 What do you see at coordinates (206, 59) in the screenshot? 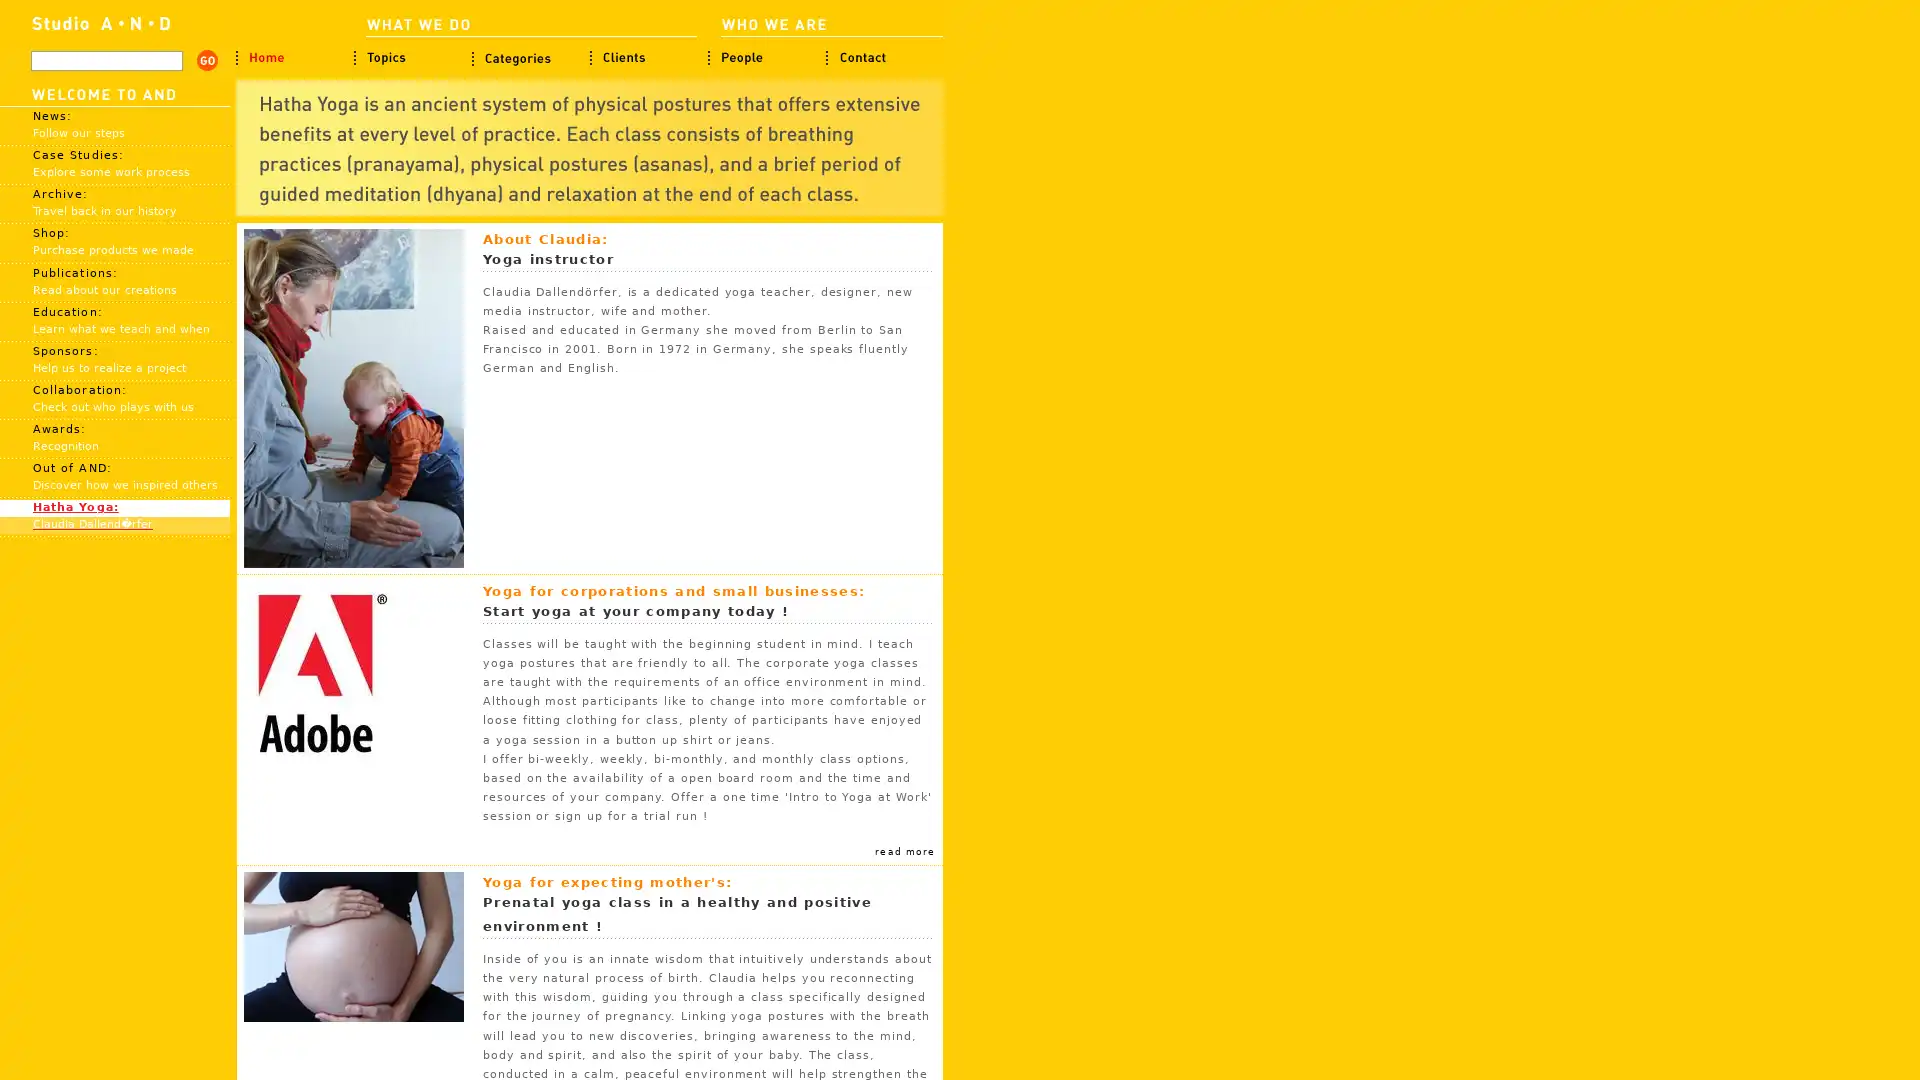
I see `search` at bounding box center [206, 59].